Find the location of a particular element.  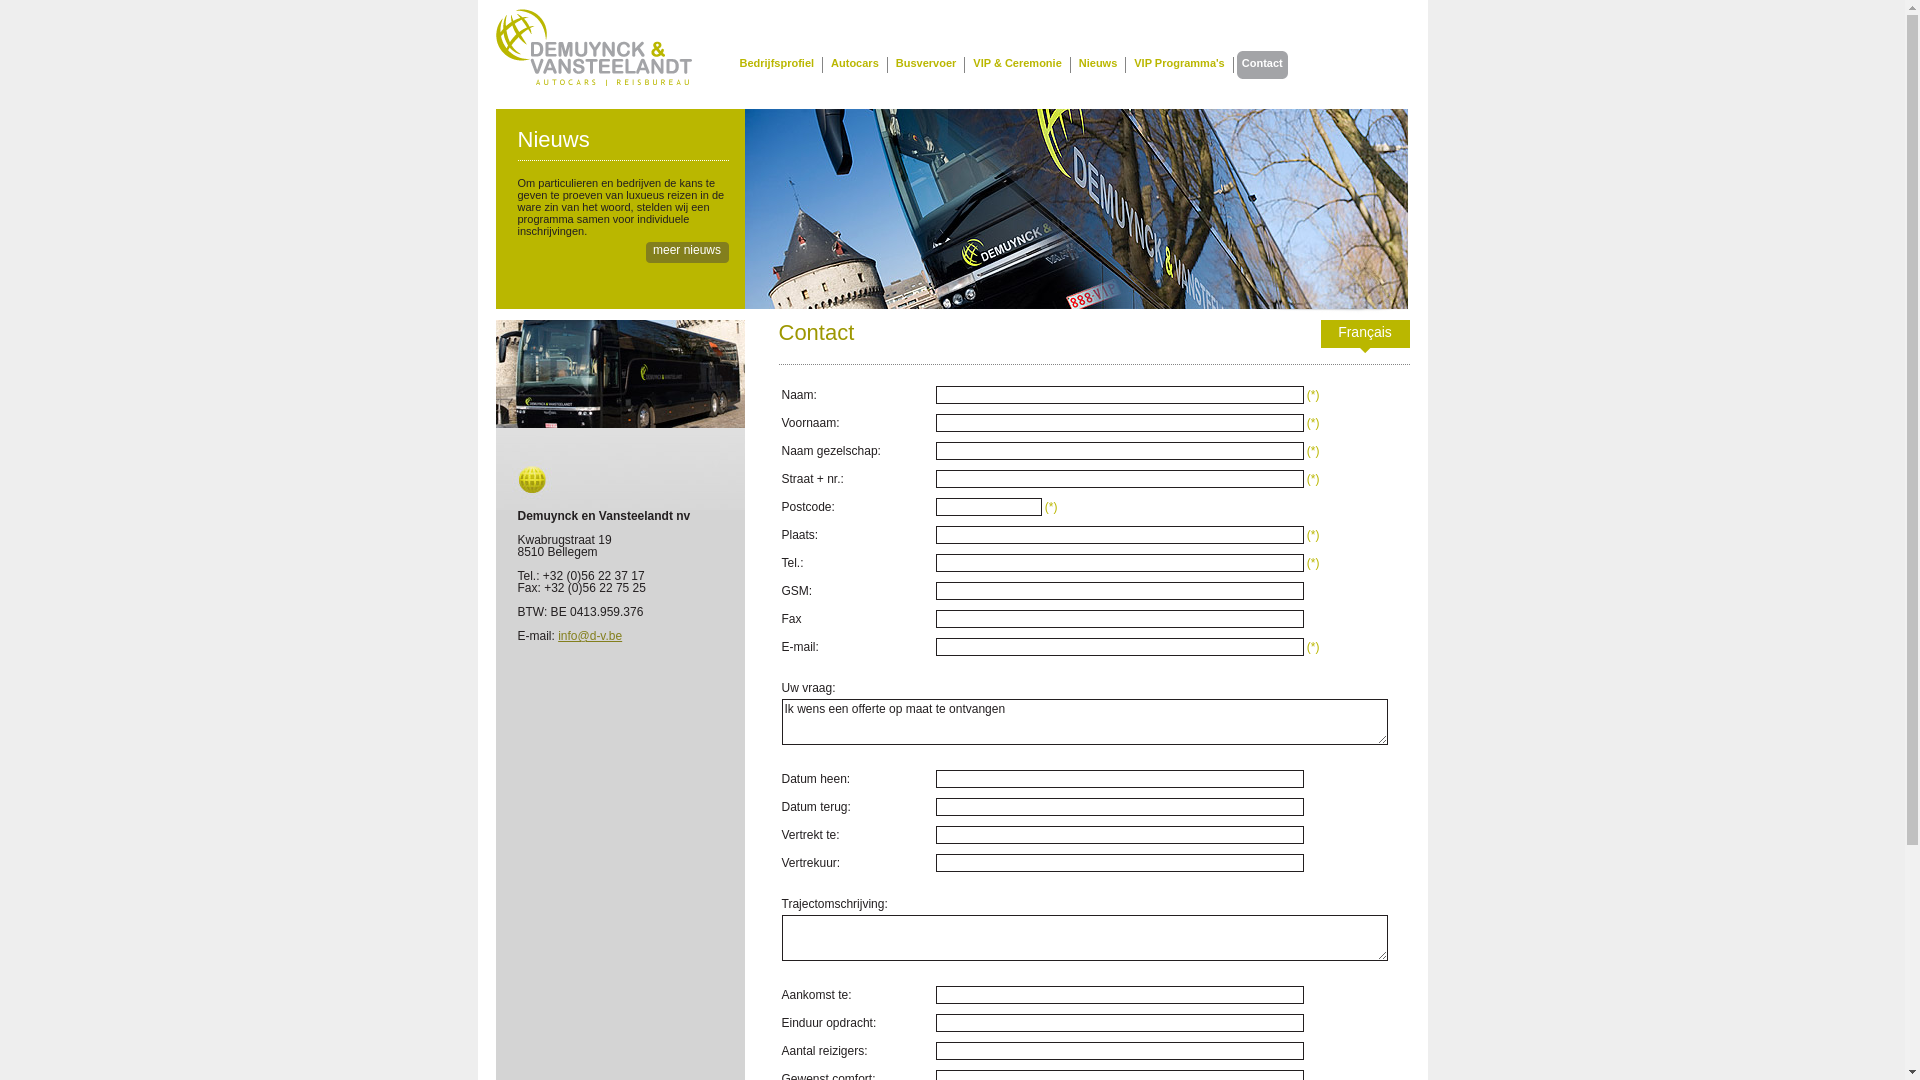

'Autocars' is located at coordinates (854, 64).